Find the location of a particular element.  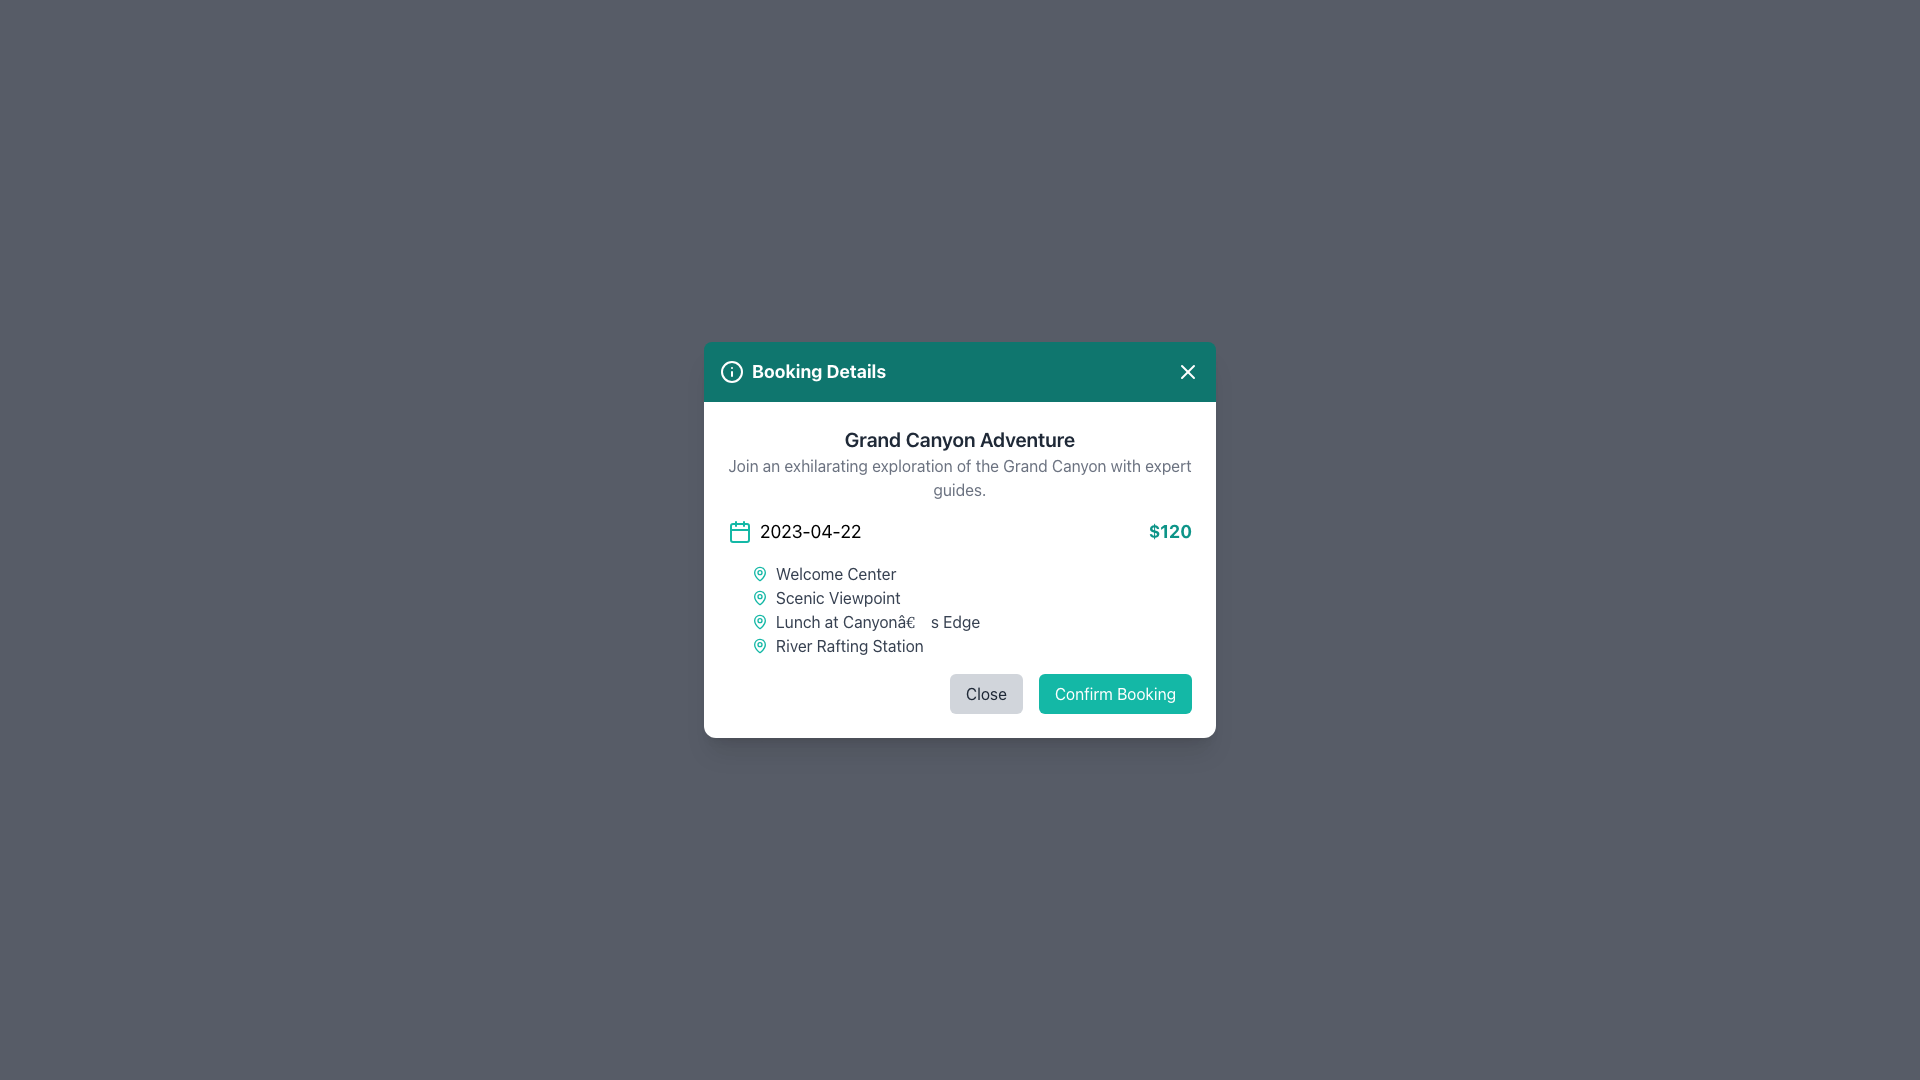

the small, teal-colored map pin icon that precedes the 'Scenic Viewpoint' label in the locations list is located at coordinates (758, 596).